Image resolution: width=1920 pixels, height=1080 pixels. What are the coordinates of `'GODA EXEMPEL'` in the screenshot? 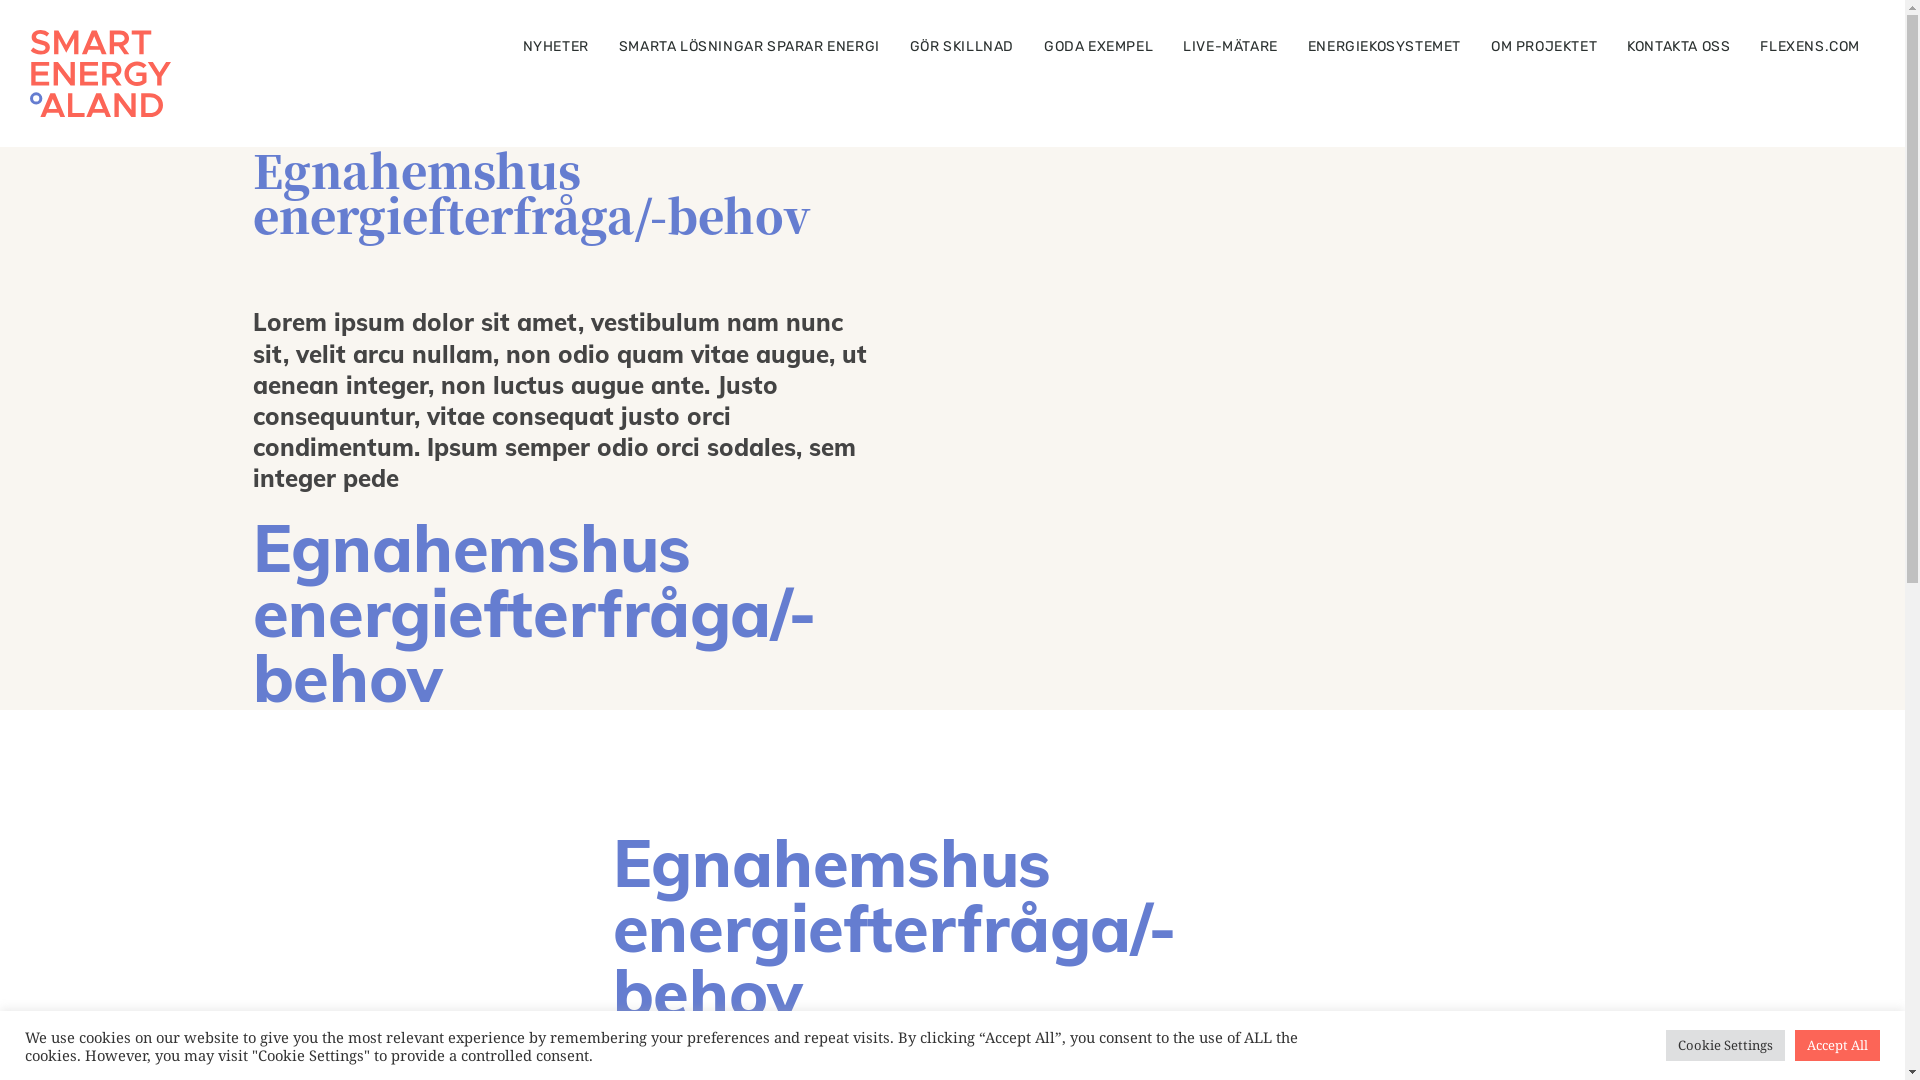 It's located at (1097, 45).